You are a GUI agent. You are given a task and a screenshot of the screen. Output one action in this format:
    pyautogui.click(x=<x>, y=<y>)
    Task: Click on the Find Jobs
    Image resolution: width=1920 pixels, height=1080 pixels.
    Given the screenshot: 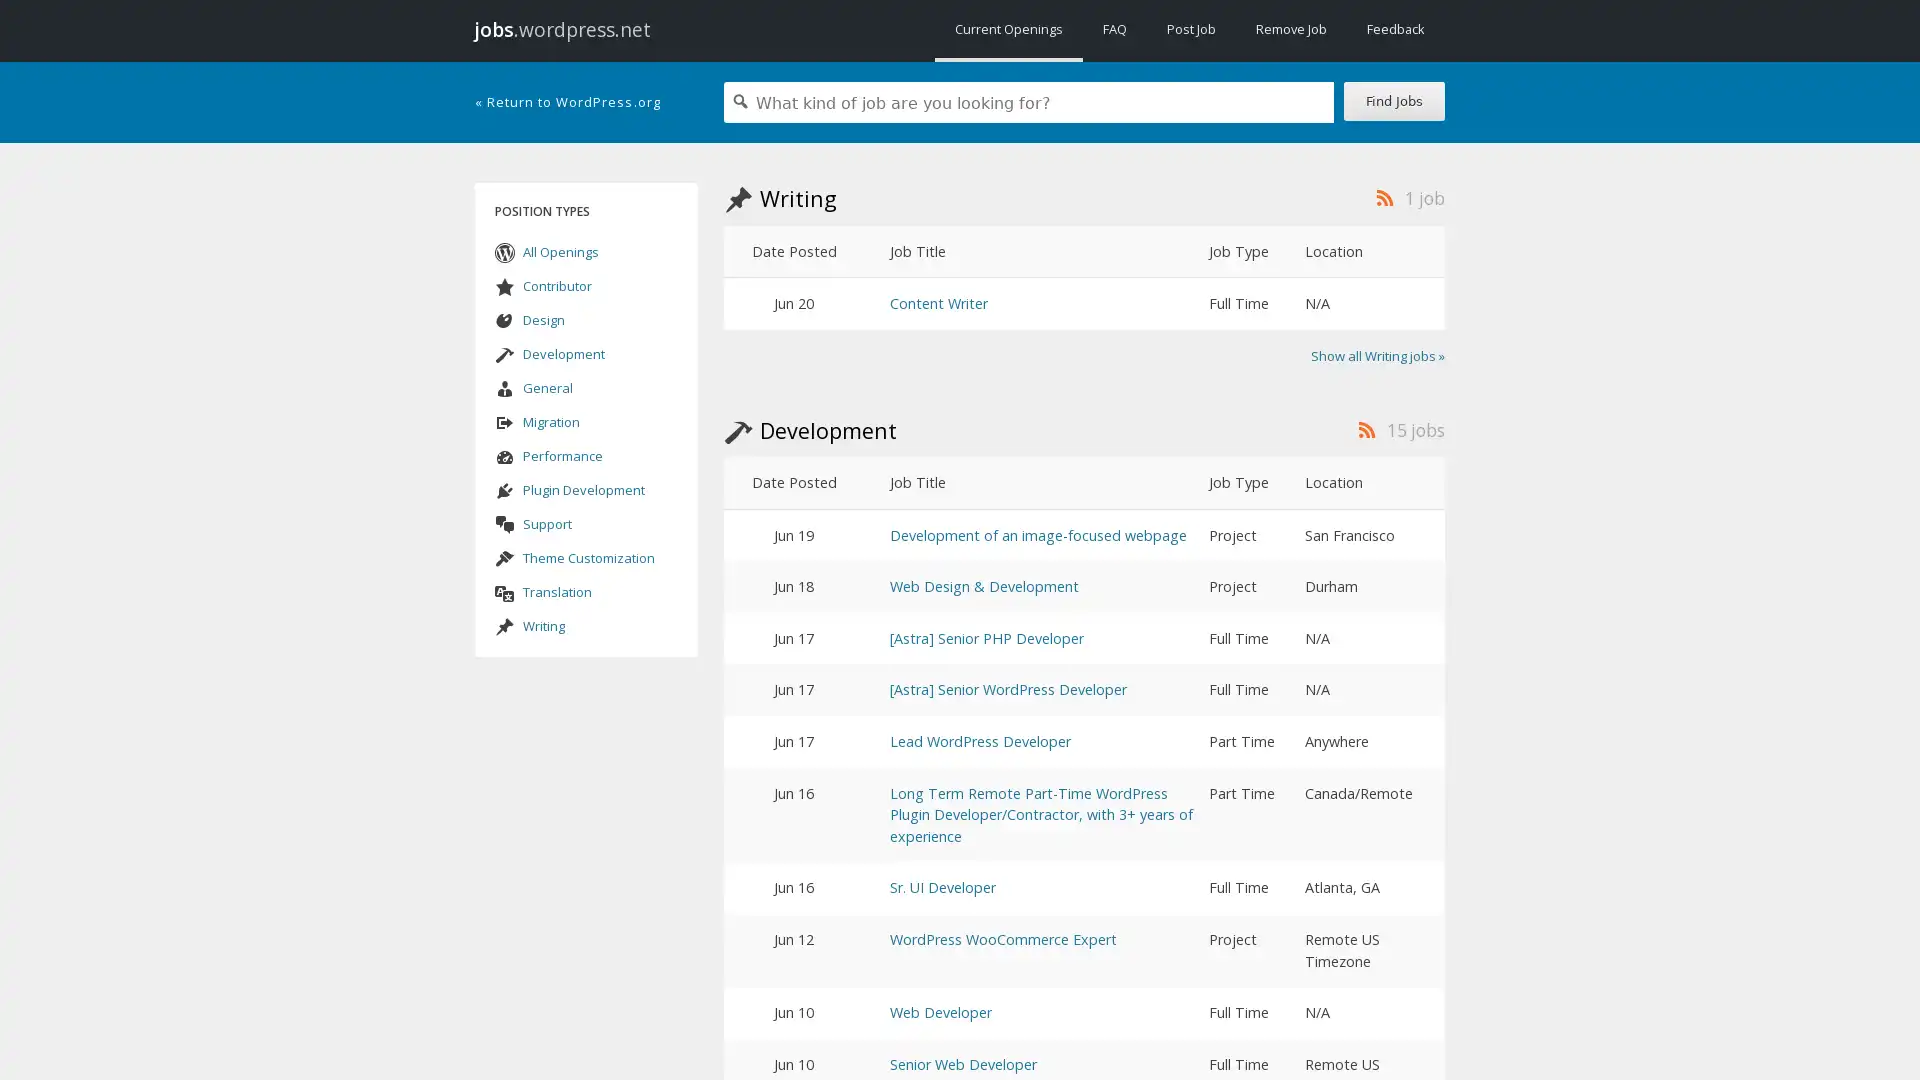 What is the action you would take?
    pyautogui.click(x=1393, y=100)
    